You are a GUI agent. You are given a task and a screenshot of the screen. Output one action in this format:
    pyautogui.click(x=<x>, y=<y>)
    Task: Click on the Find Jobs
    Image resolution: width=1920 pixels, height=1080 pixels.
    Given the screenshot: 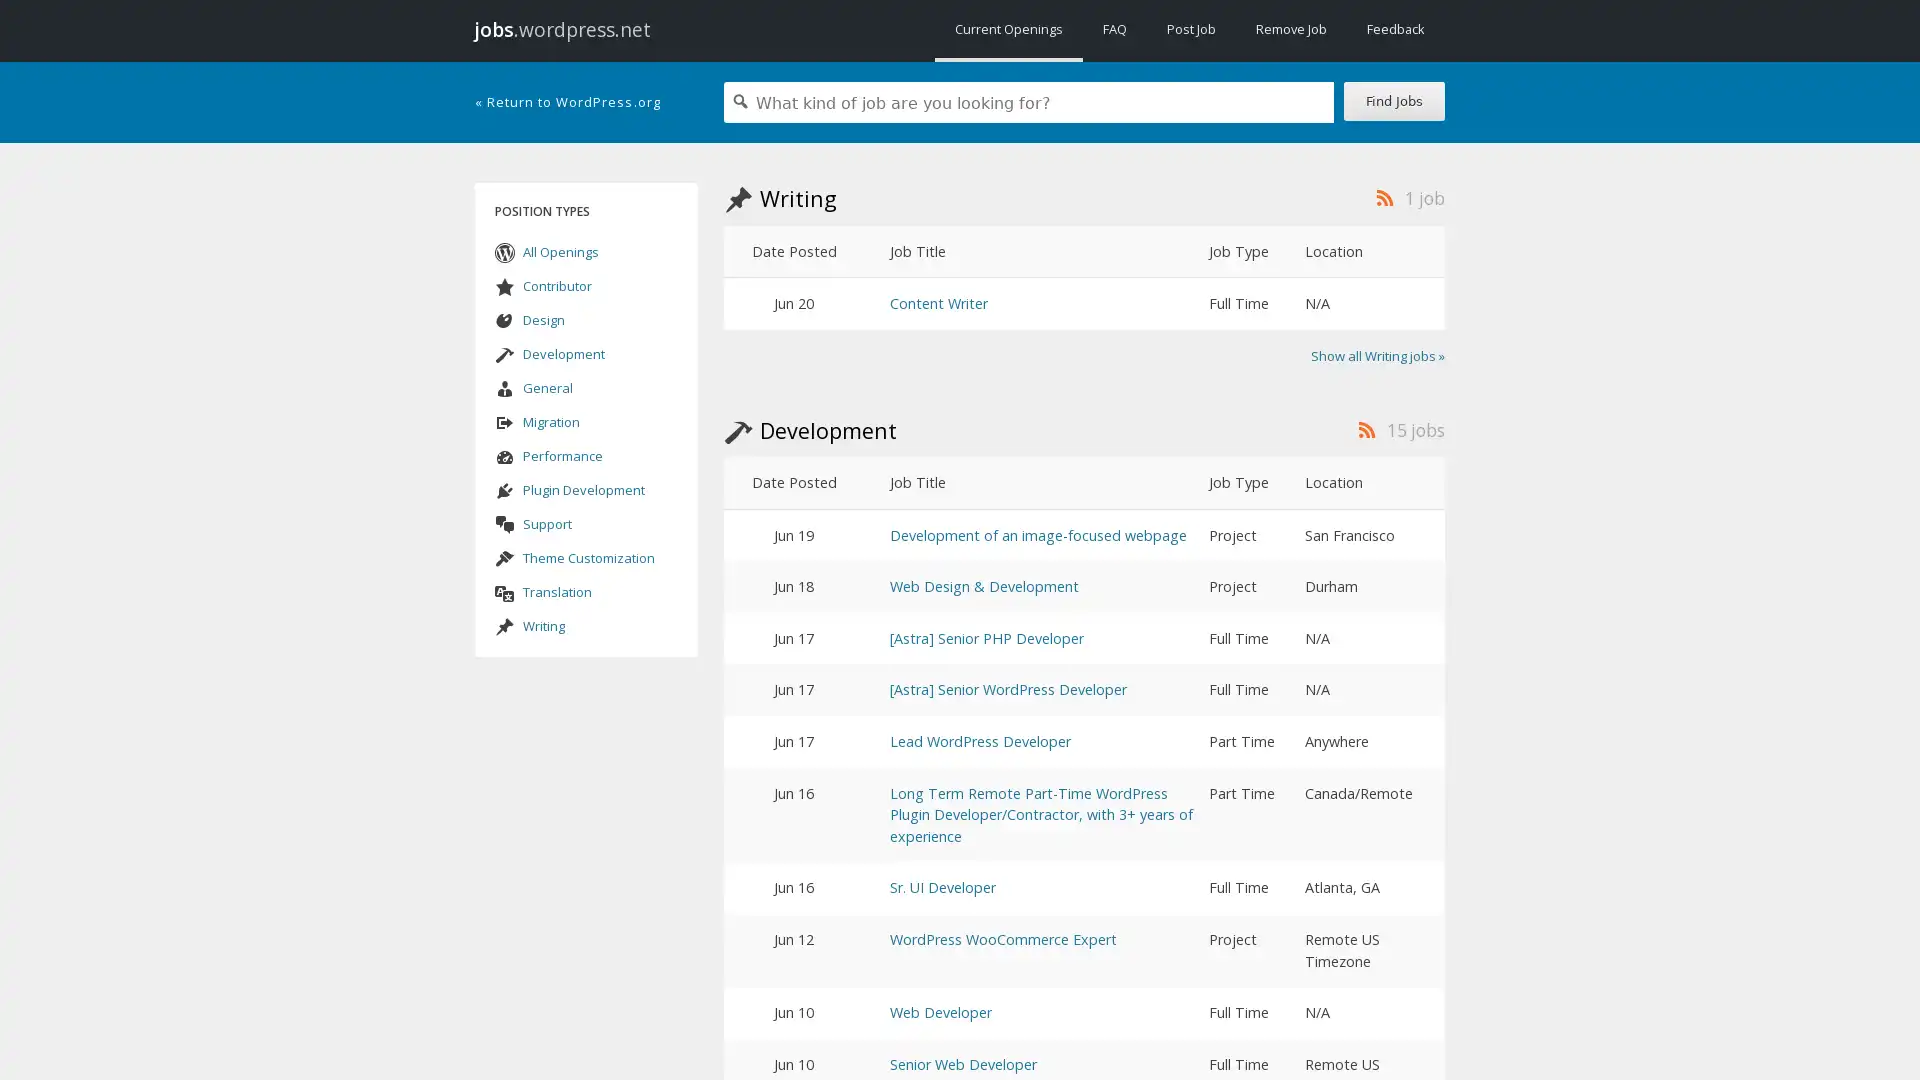 What is the action you would take?
    pyautogui.click(x=1393, y=100)
    